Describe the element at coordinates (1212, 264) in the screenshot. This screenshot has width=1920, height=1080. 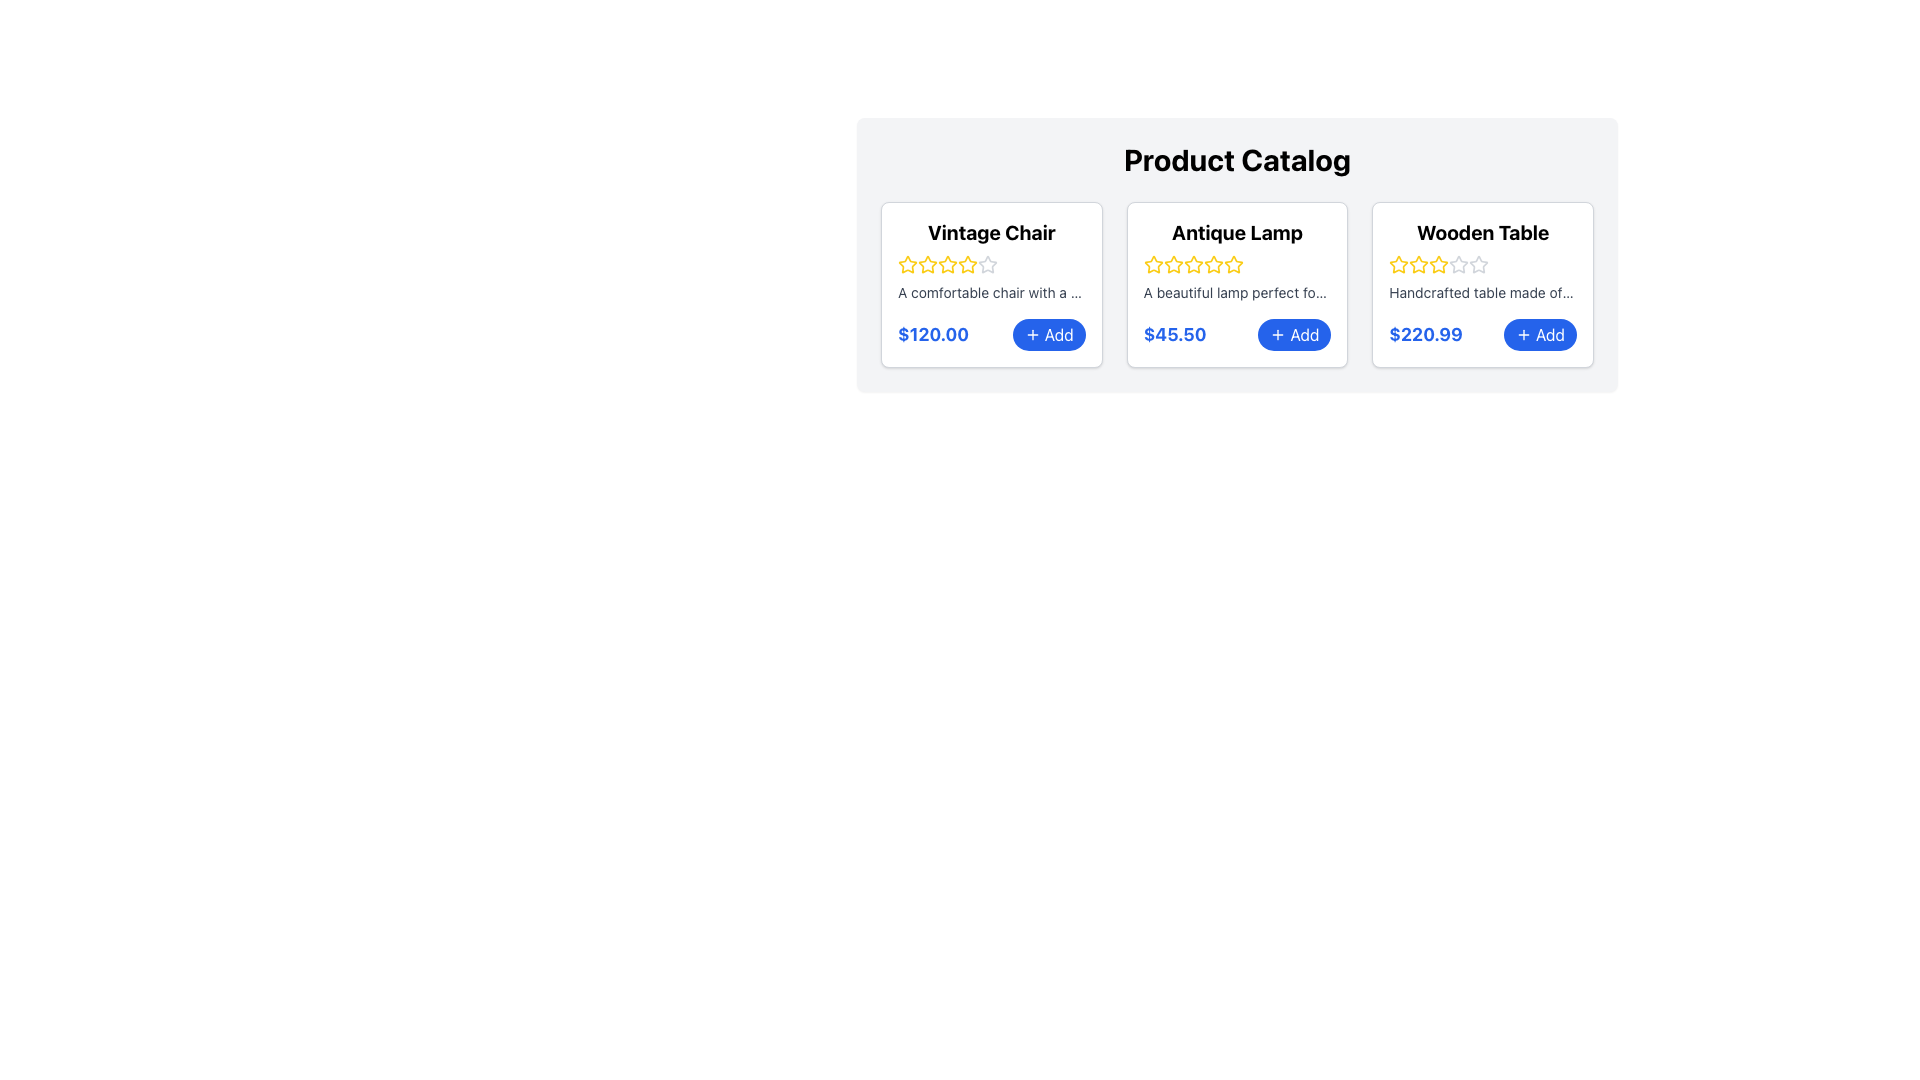
I see `the fifth yellow star icon in the rating star group under the product name 'Antique Lamp'` at that location.